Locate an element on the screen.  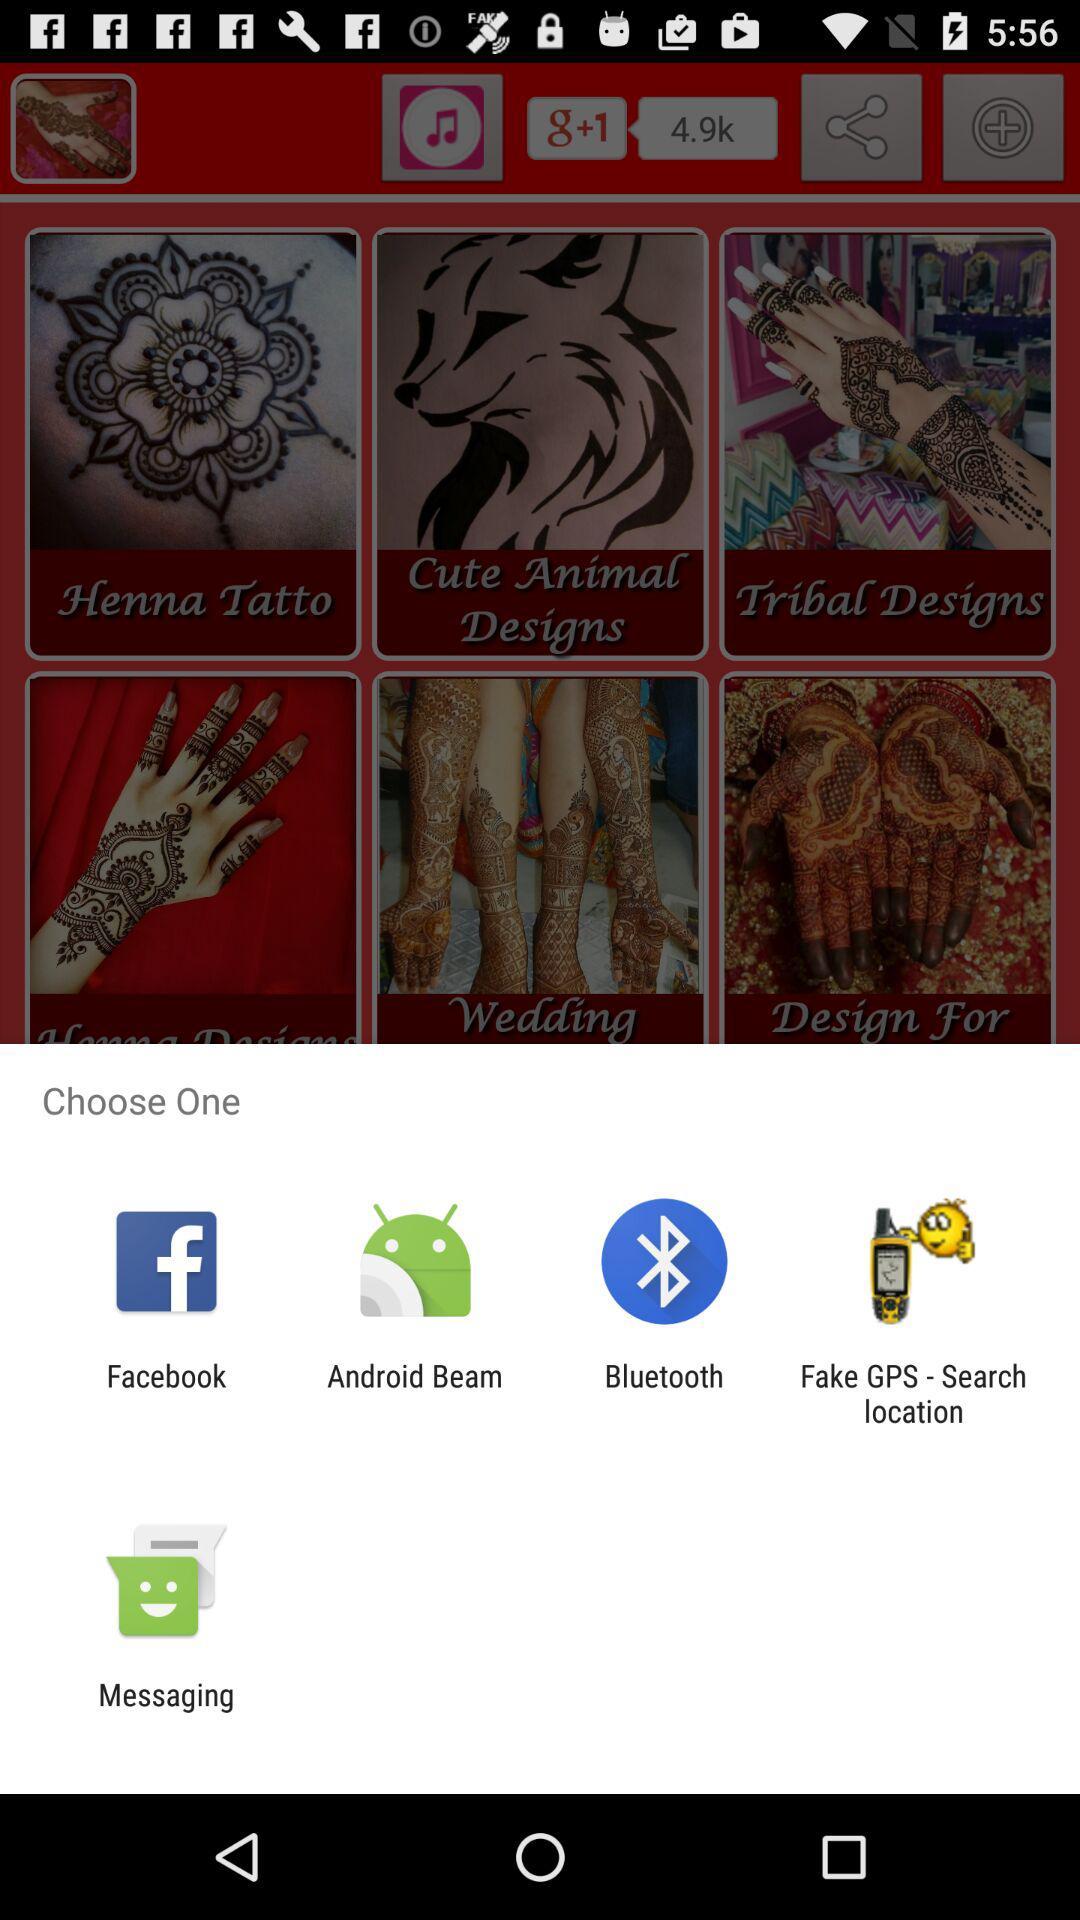
messaging is located at coordinates (165, 1711).